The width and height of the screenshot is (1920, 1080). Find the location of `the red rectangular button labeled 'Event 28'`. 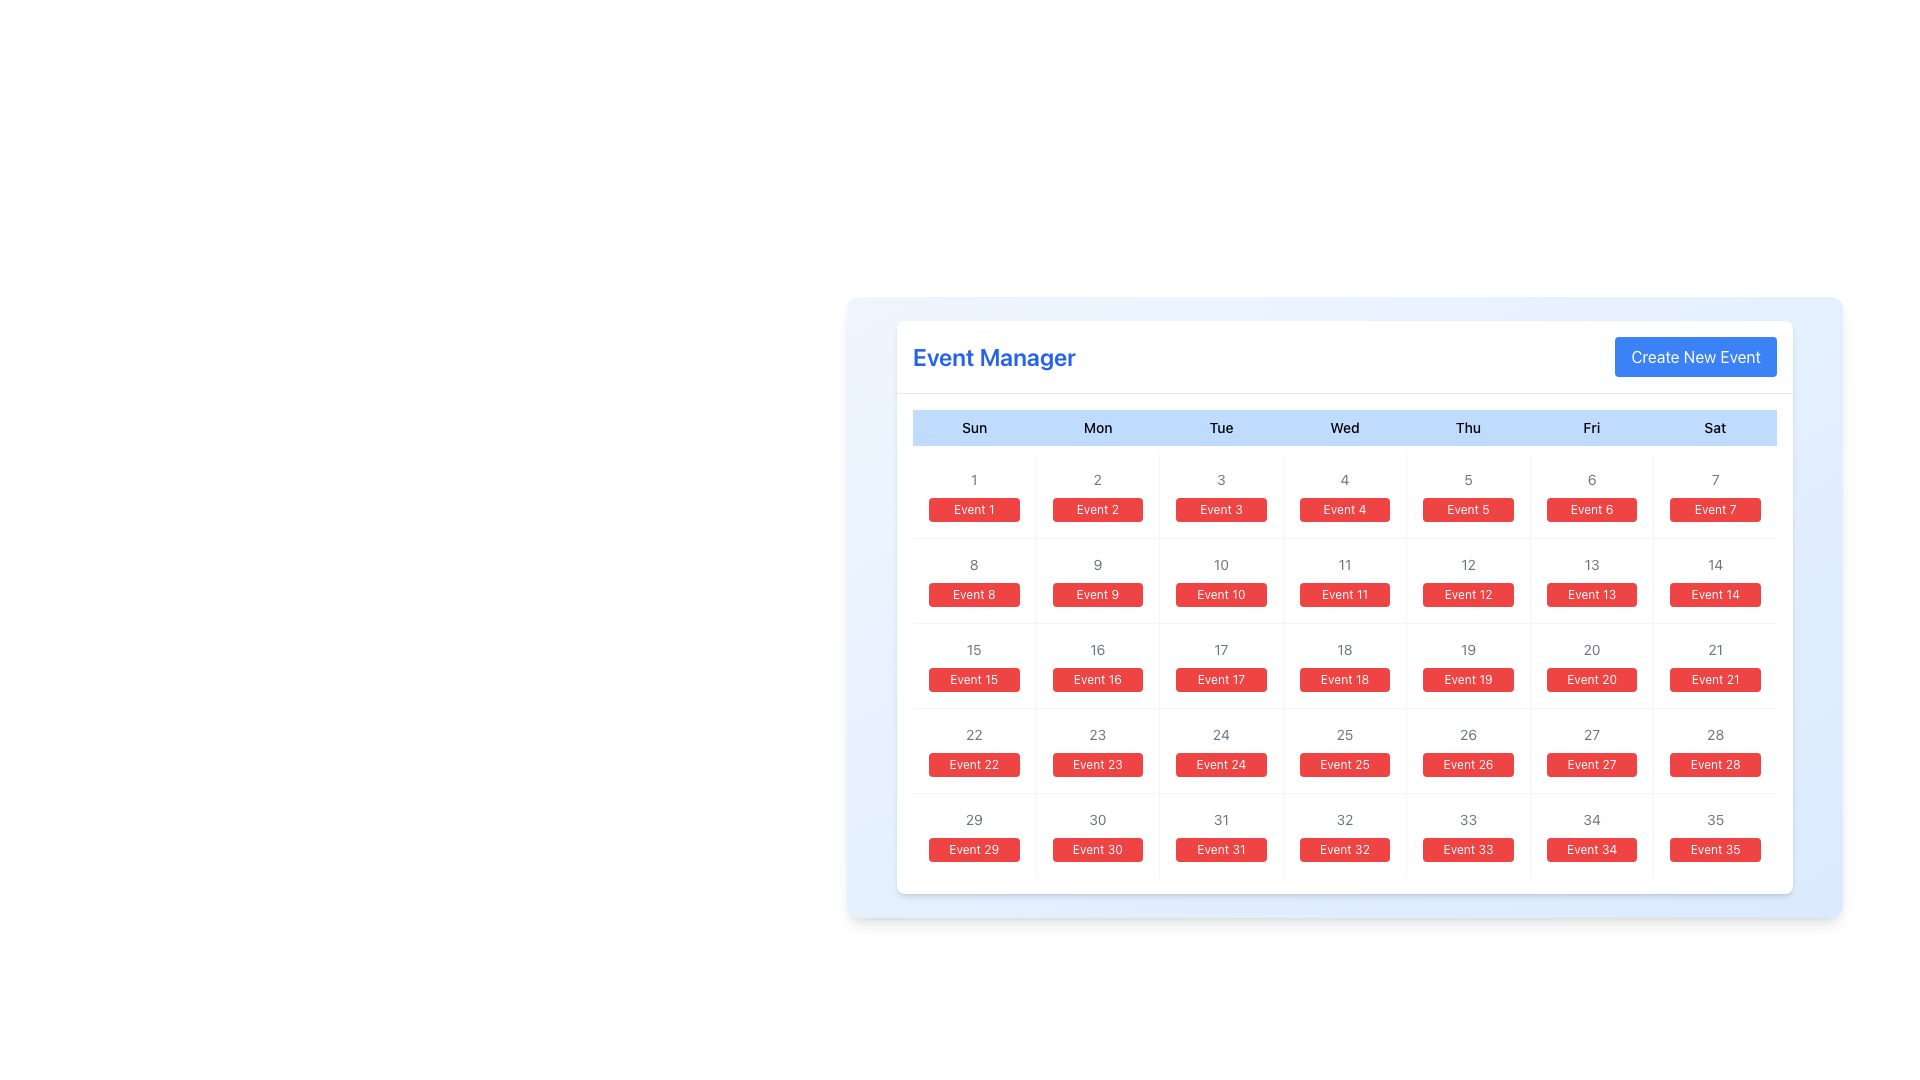

the red rectangular button labeled 'Event 28' is located at coordinates (1714, 751).